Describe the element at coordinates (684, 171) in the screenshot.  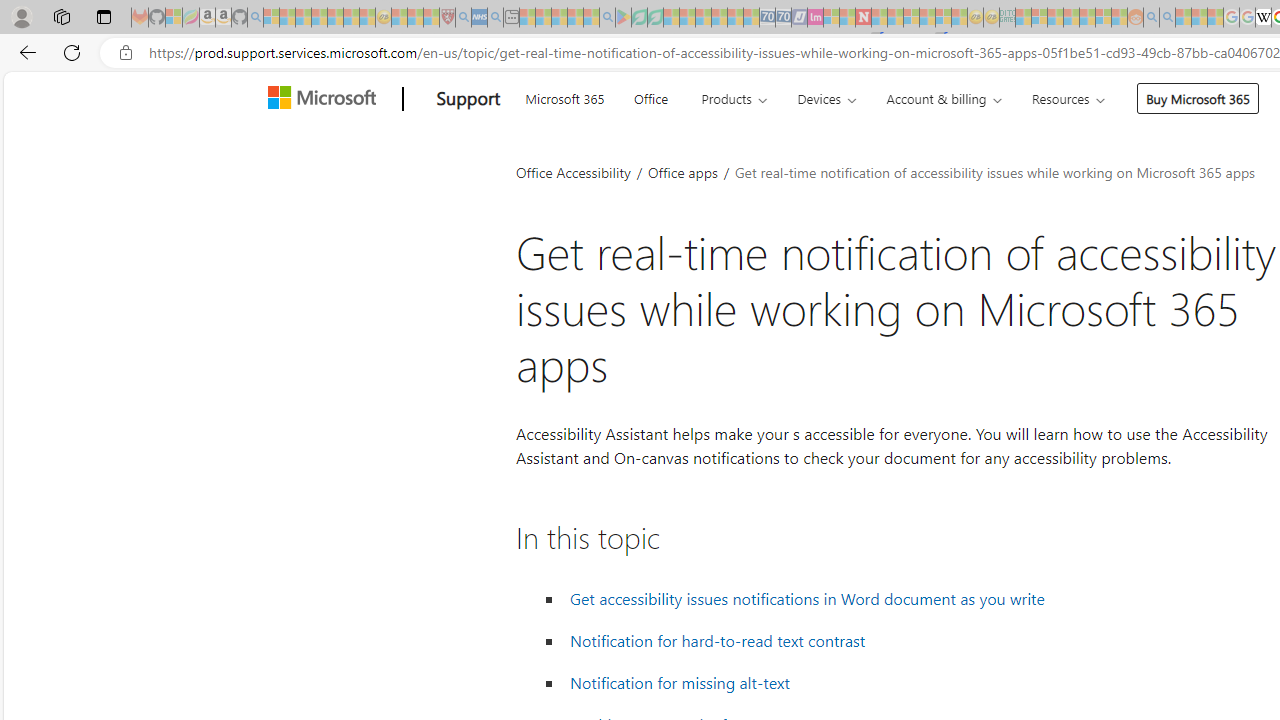
I see `'Office apps '` at that location.